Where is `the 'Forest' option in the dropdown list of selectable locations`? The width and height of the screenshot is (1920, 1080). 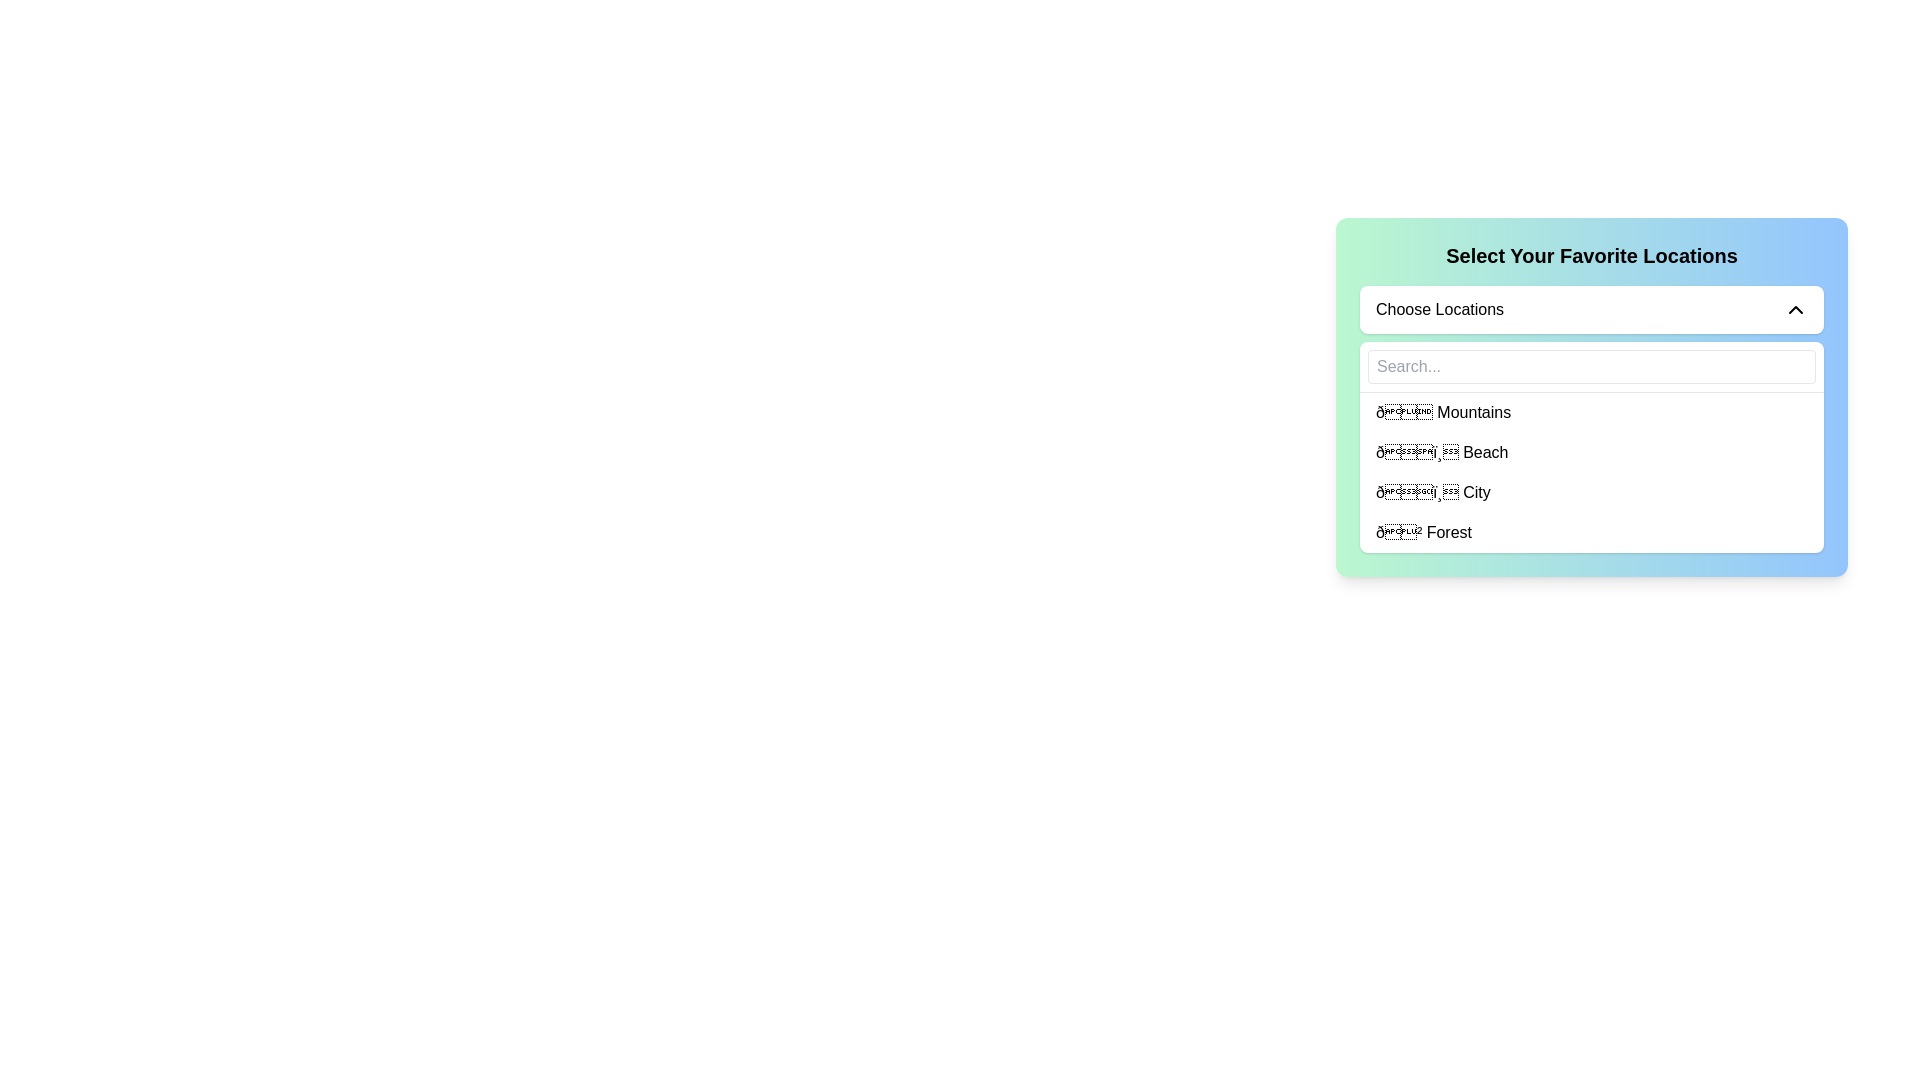
the 'Forest' option in the dropdown list of selectable locations is located at coordinates (1423, 531).